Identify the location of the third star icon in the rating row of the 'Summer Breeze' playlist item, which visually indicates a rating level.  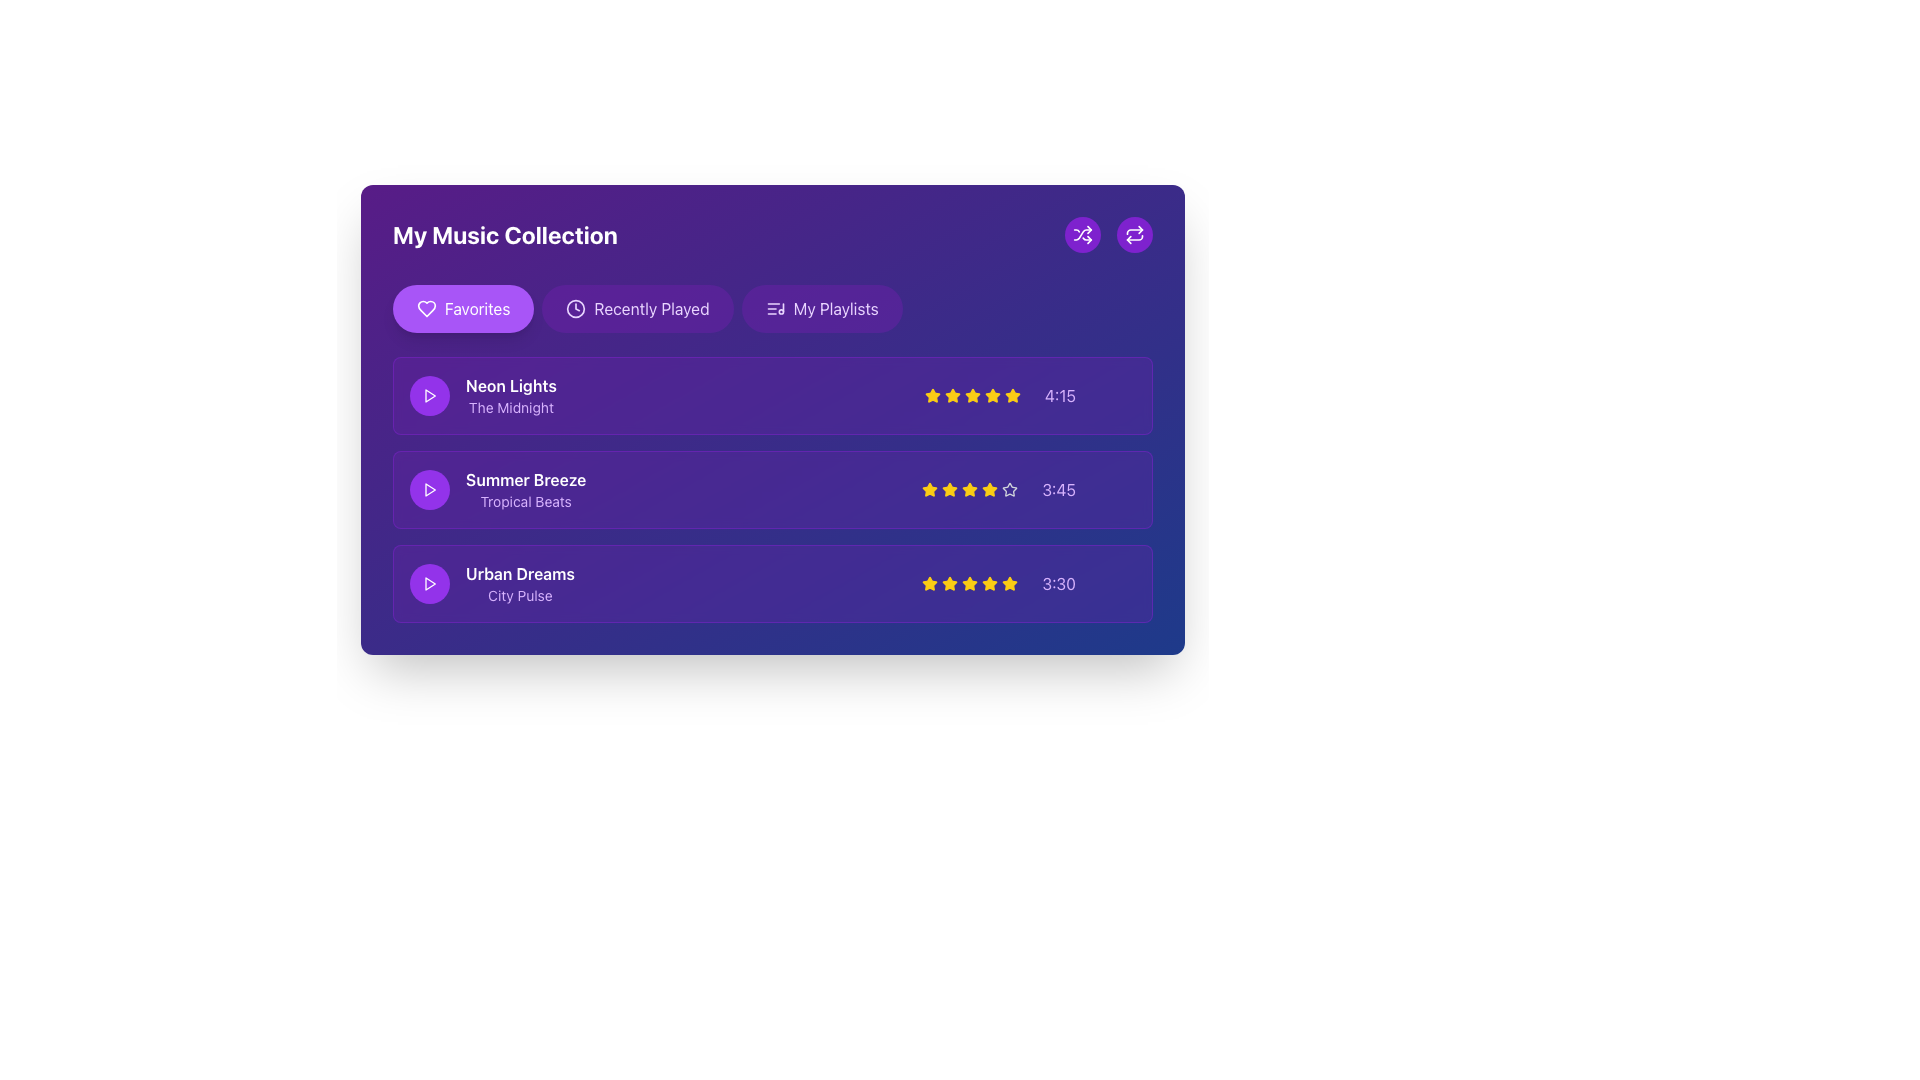
(949, 489).